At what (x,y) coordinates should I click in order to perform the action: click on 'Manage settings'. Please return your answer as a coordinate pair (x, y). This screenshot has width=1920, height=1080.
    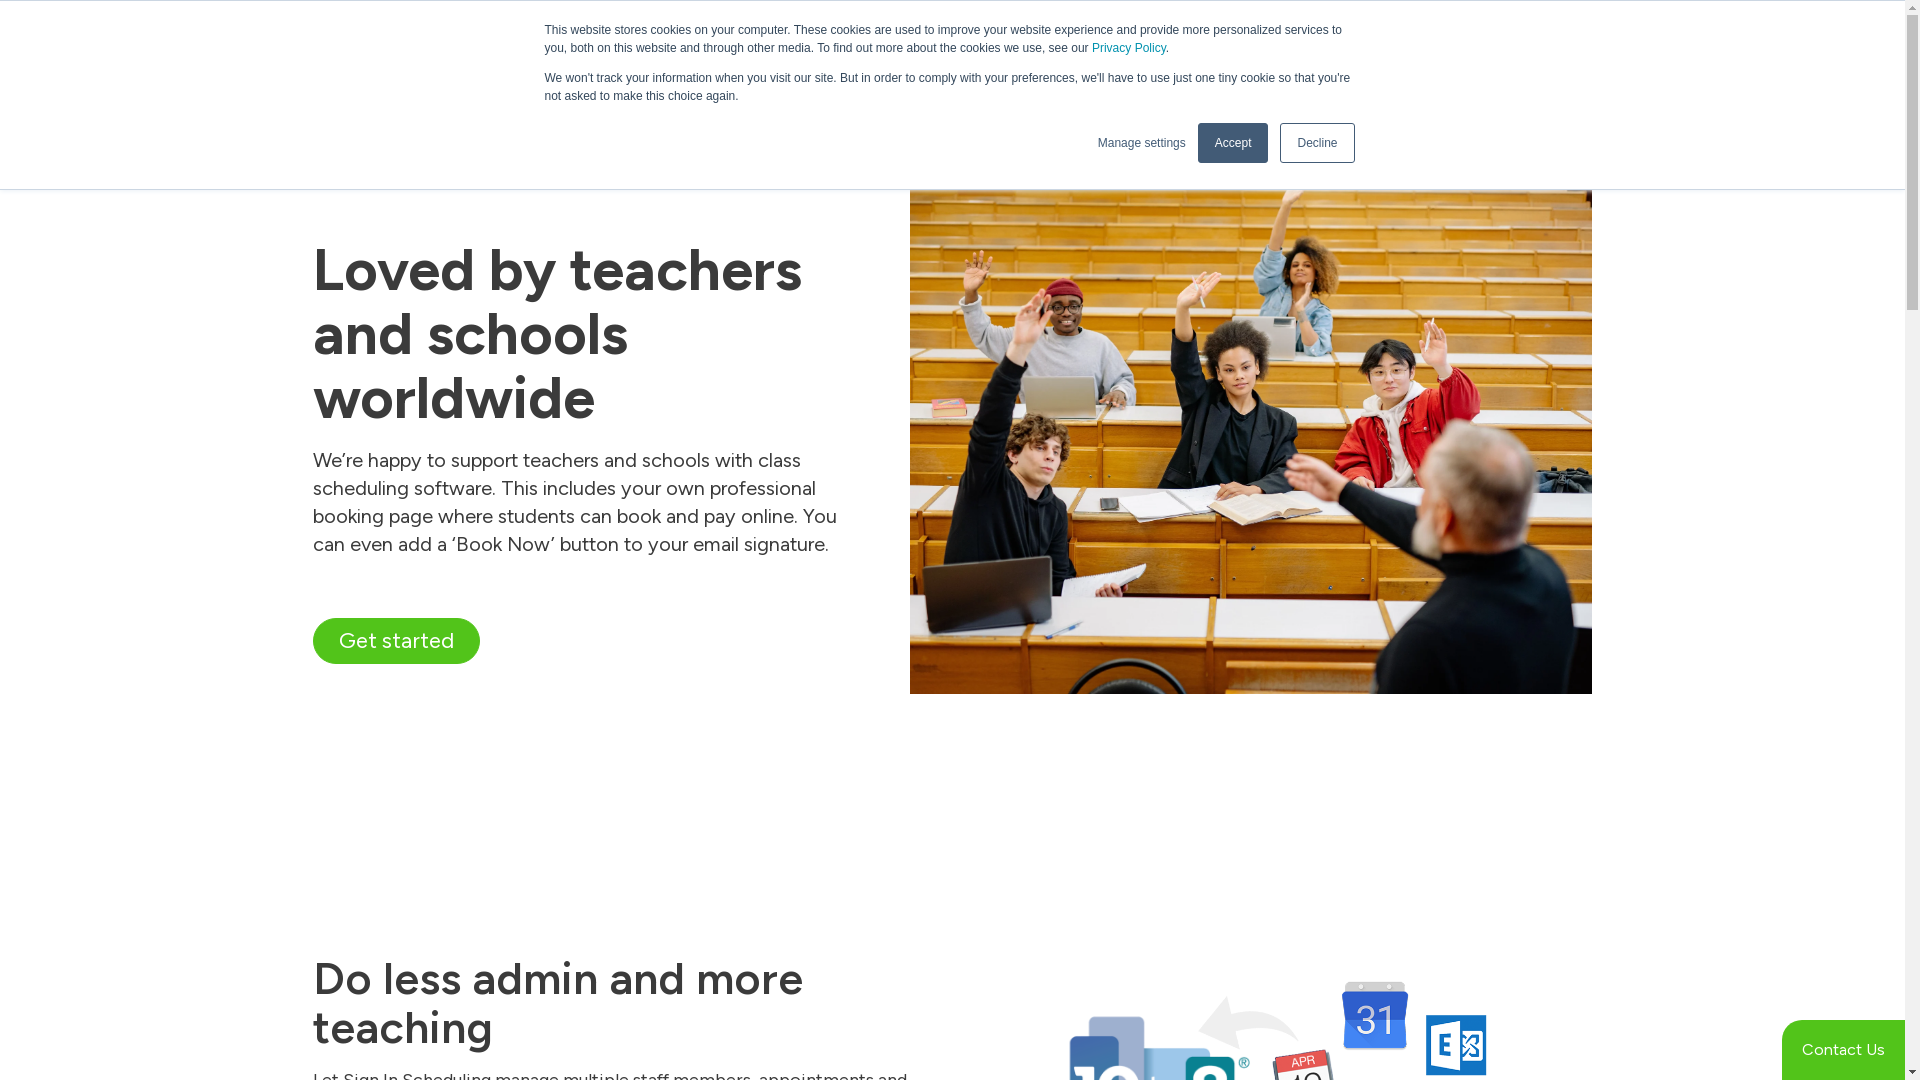
    Looking at the image, I should click on (1142, 141).